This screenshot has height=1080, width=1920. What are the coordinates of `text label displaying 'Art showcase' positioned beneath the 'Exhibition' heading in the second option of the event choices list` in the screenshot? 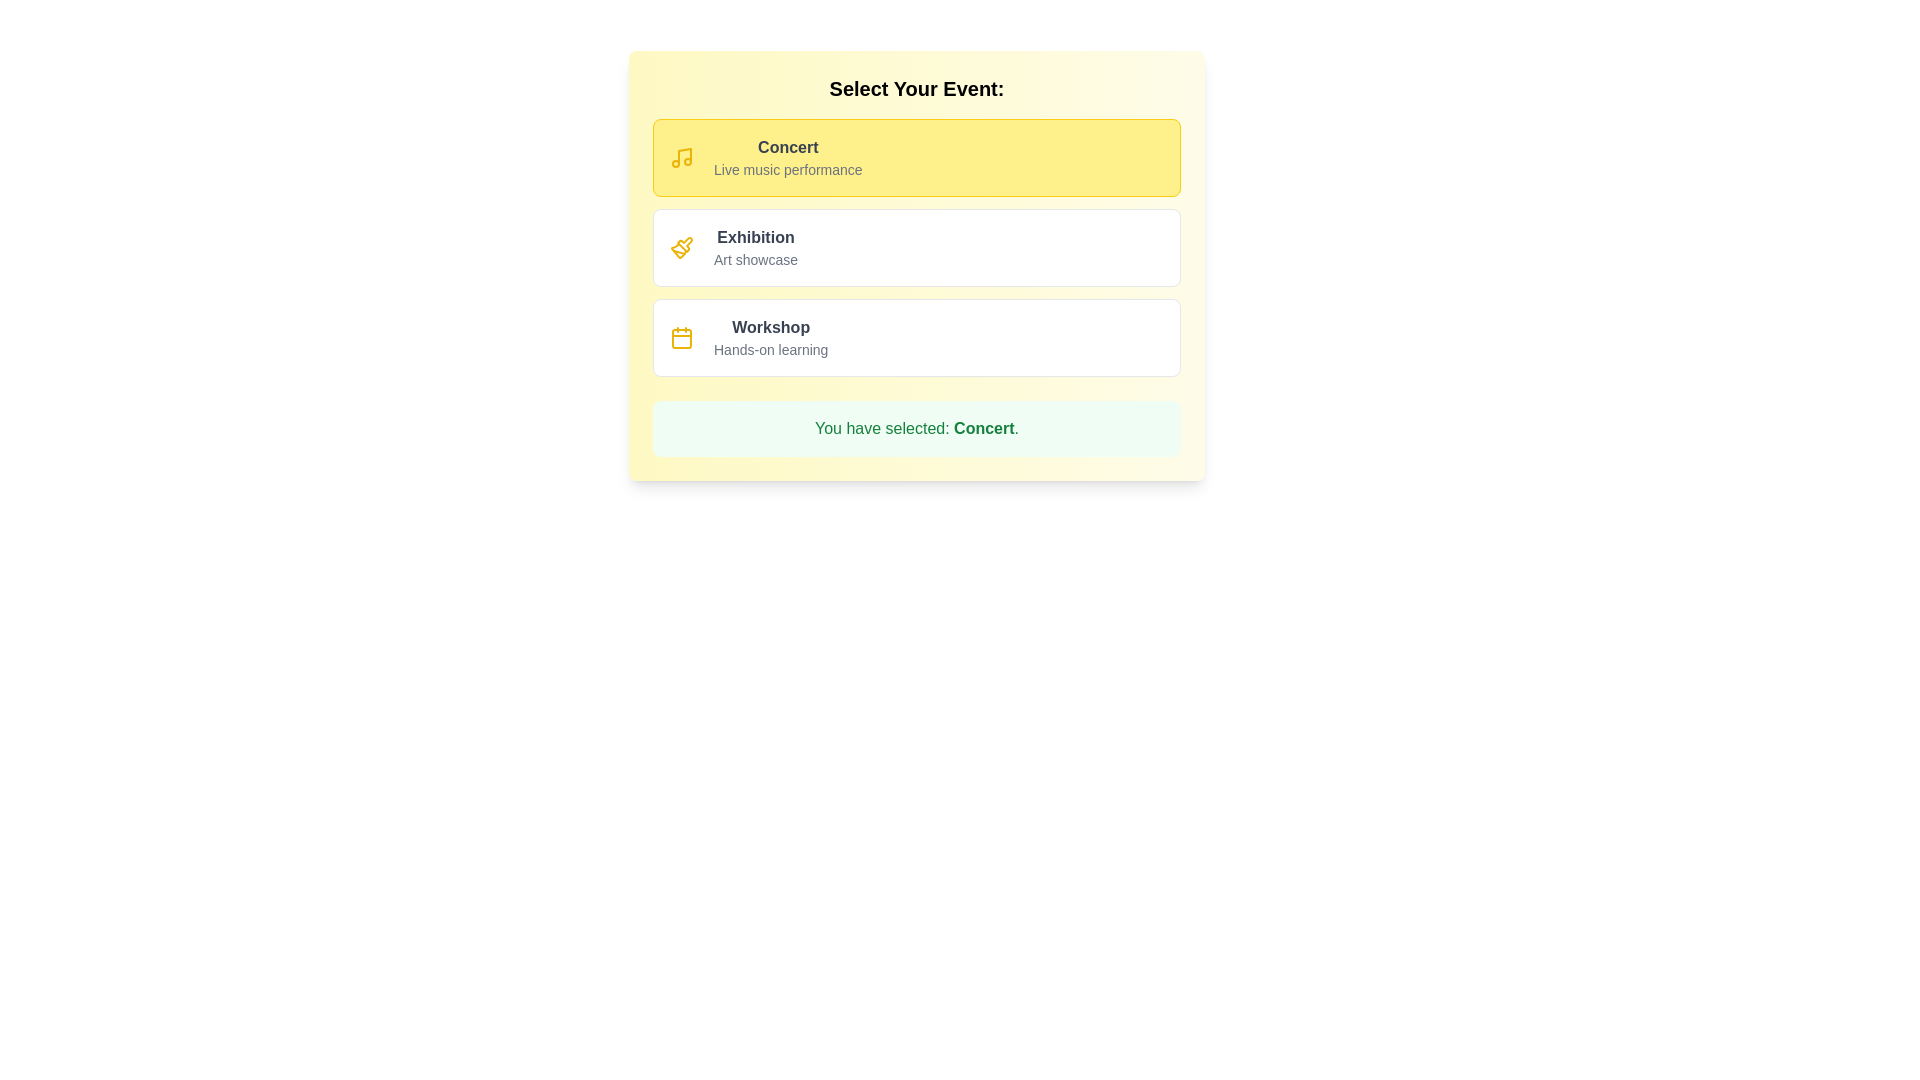 It's located at (755, 258).